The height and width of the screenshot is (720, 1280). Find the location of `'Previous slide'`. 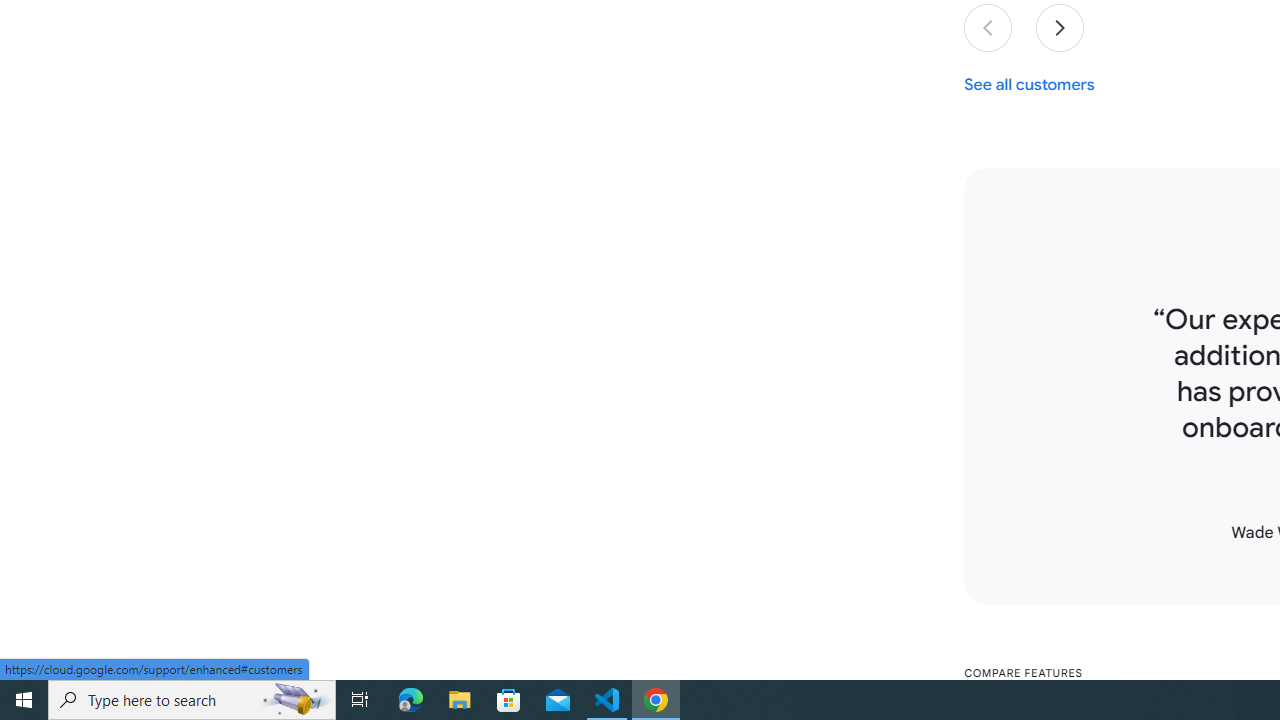

'Previous slide' is located at coordinates (988, 28).